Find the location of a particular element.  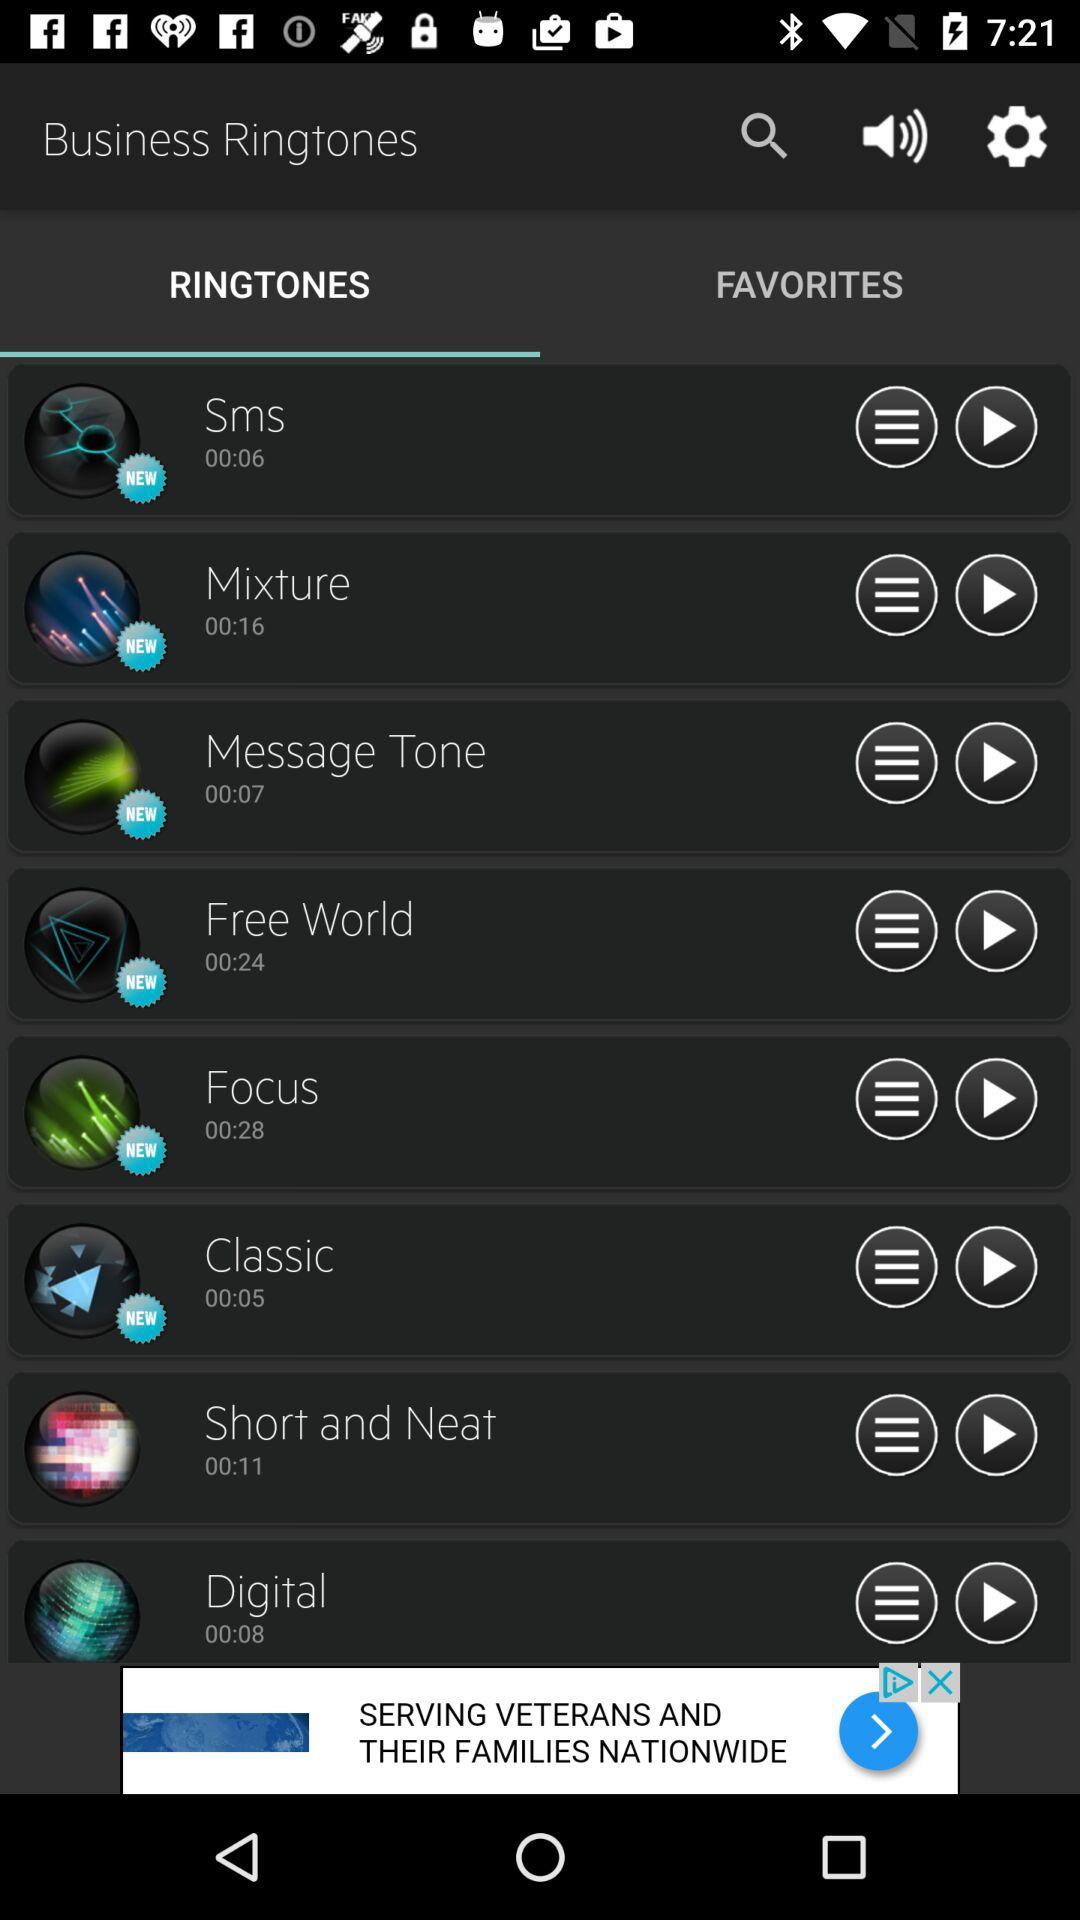

to play the ringtone is located at coordinates (995, 1267).